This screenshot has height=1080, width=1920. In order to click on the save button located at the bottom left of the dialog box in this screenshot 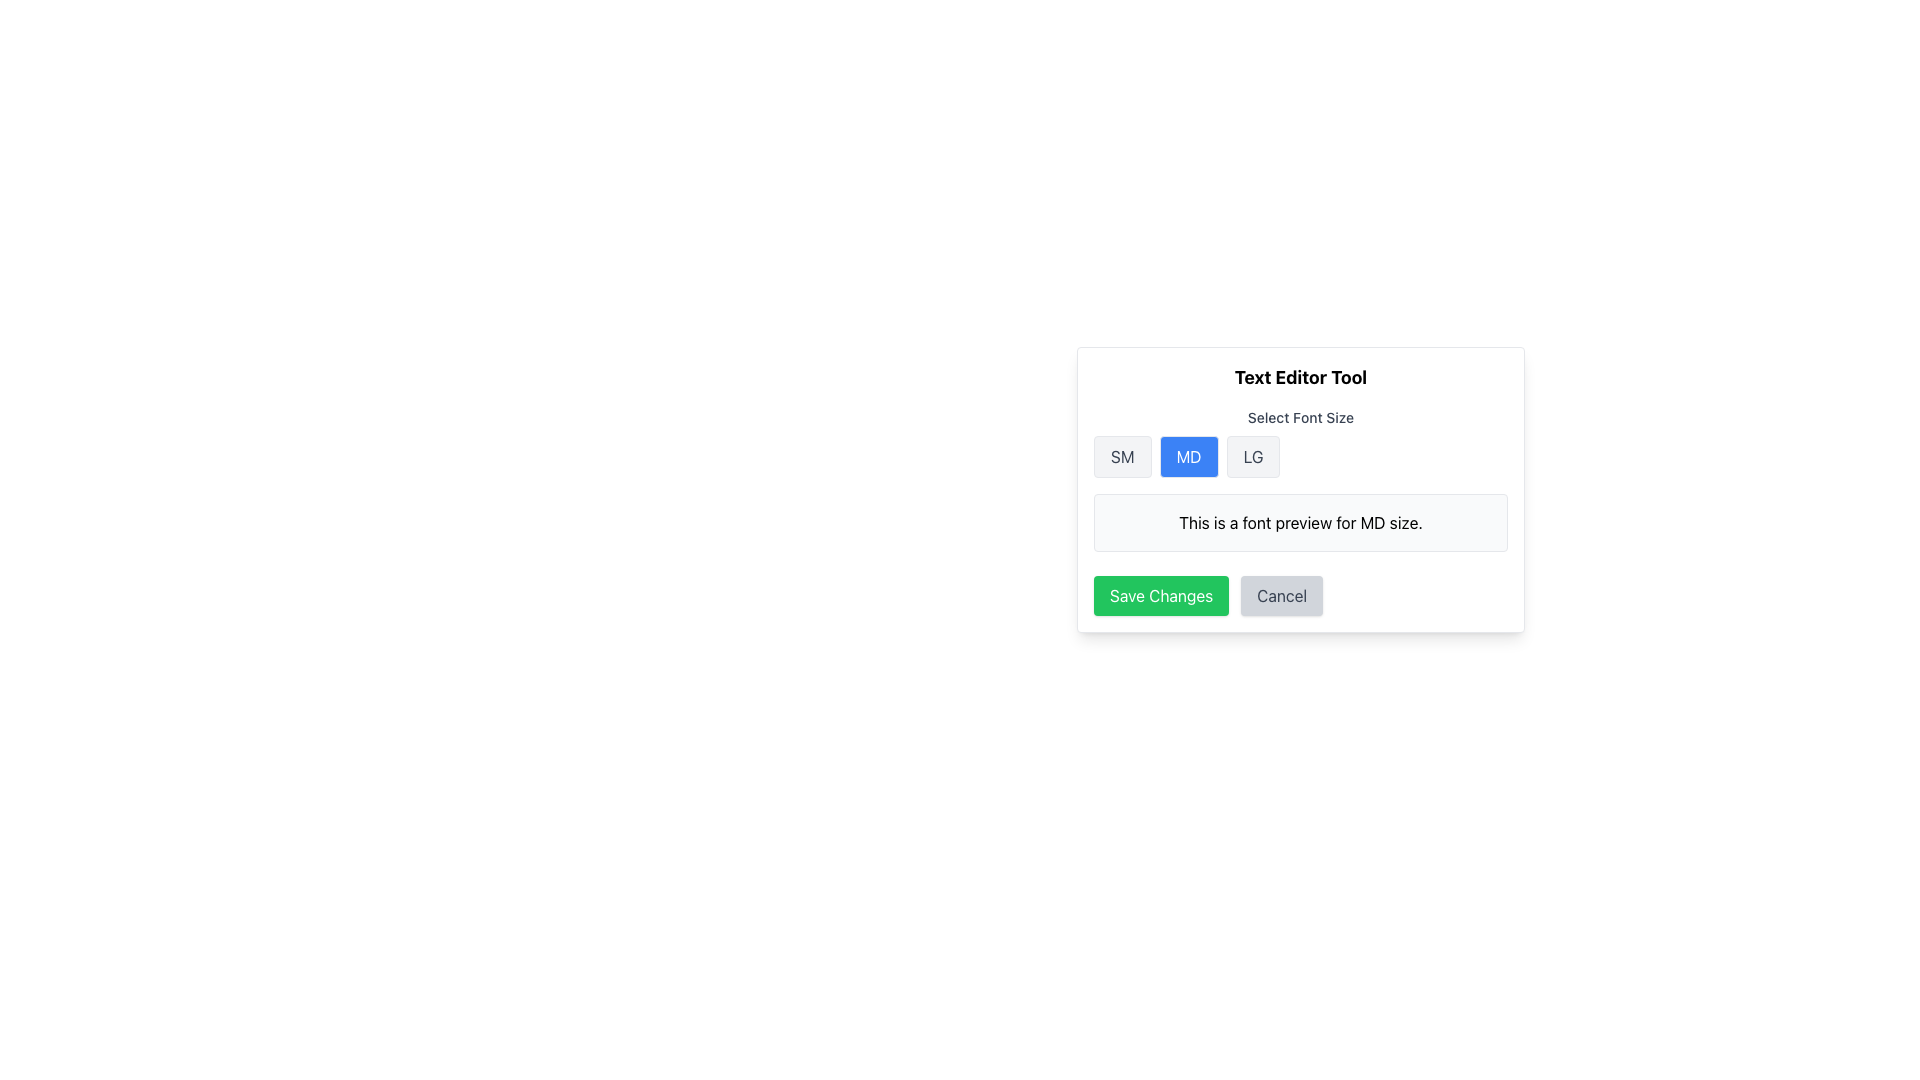, I will do `click(1161, 595)`.